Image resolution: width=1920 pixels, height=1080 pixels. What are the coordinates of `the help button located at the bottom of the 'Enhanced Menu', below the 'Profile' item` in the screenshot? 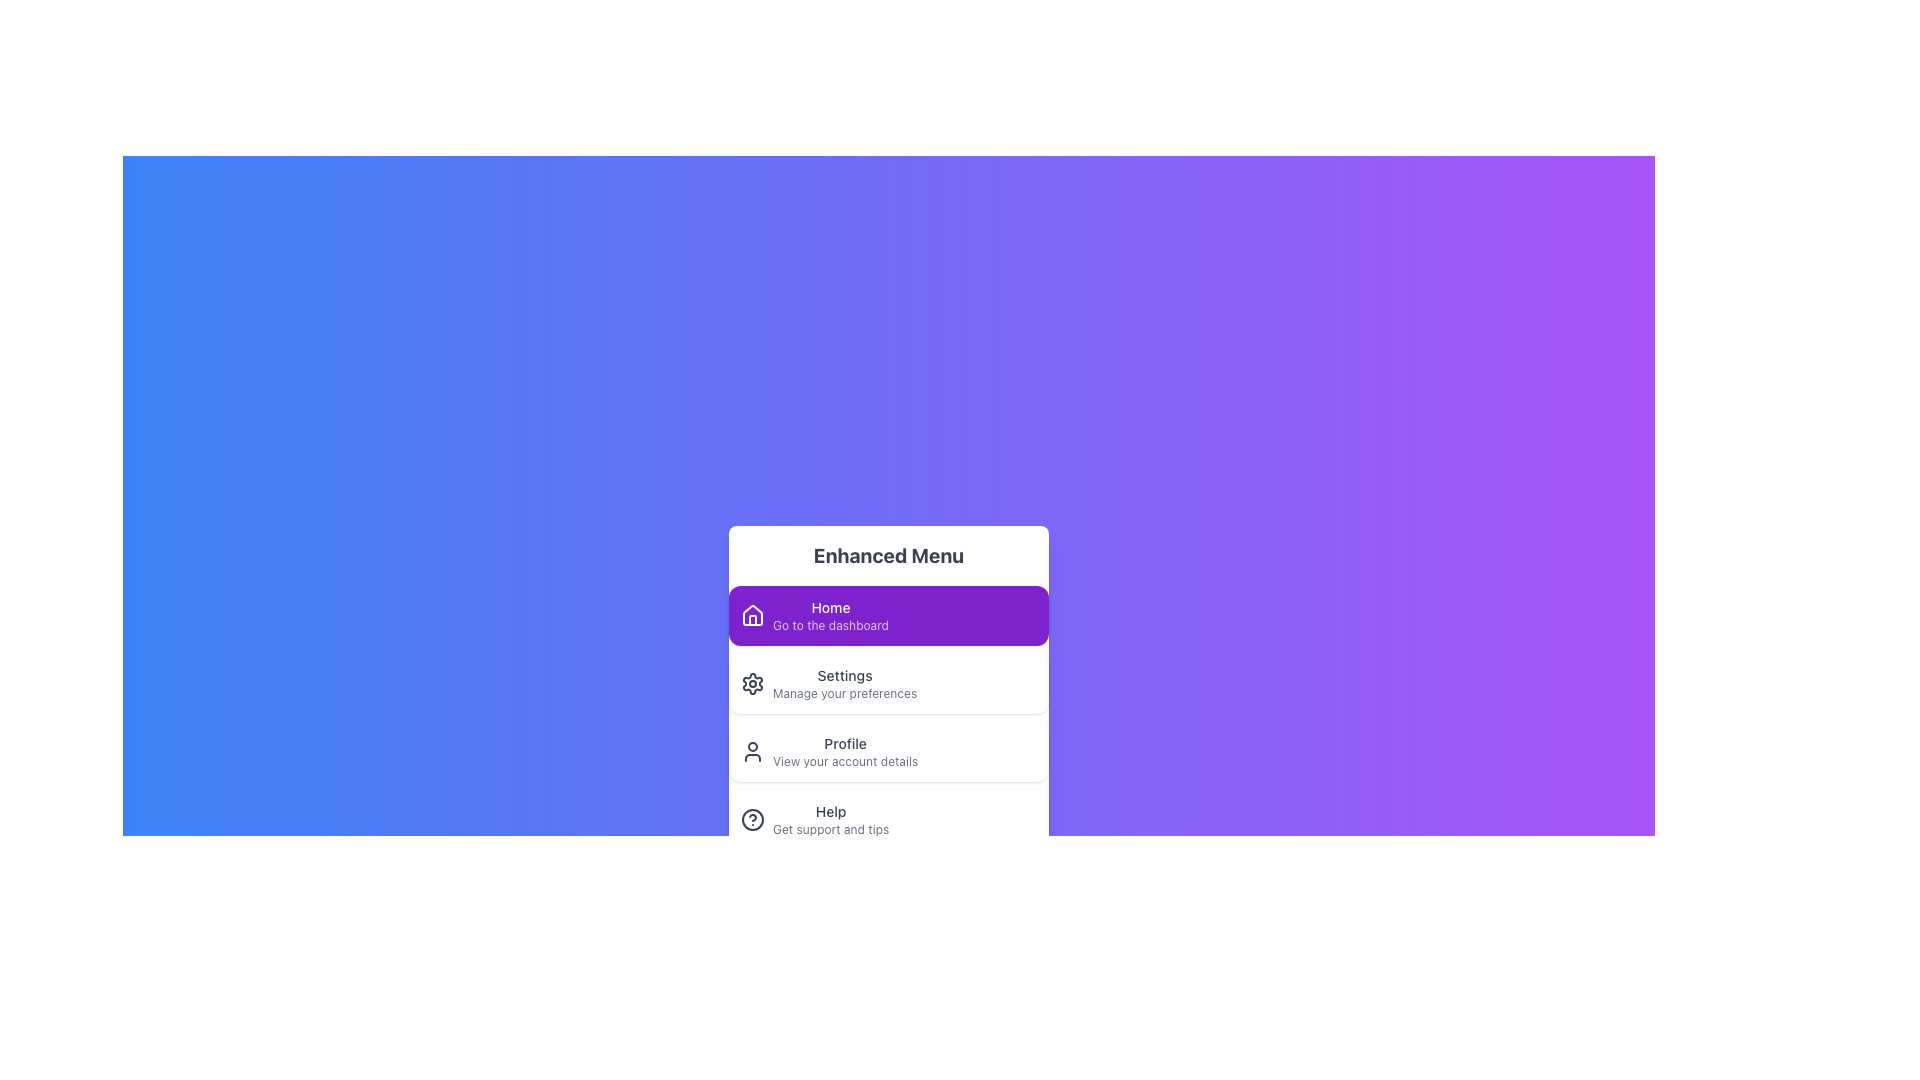 It's located at (887, 820).